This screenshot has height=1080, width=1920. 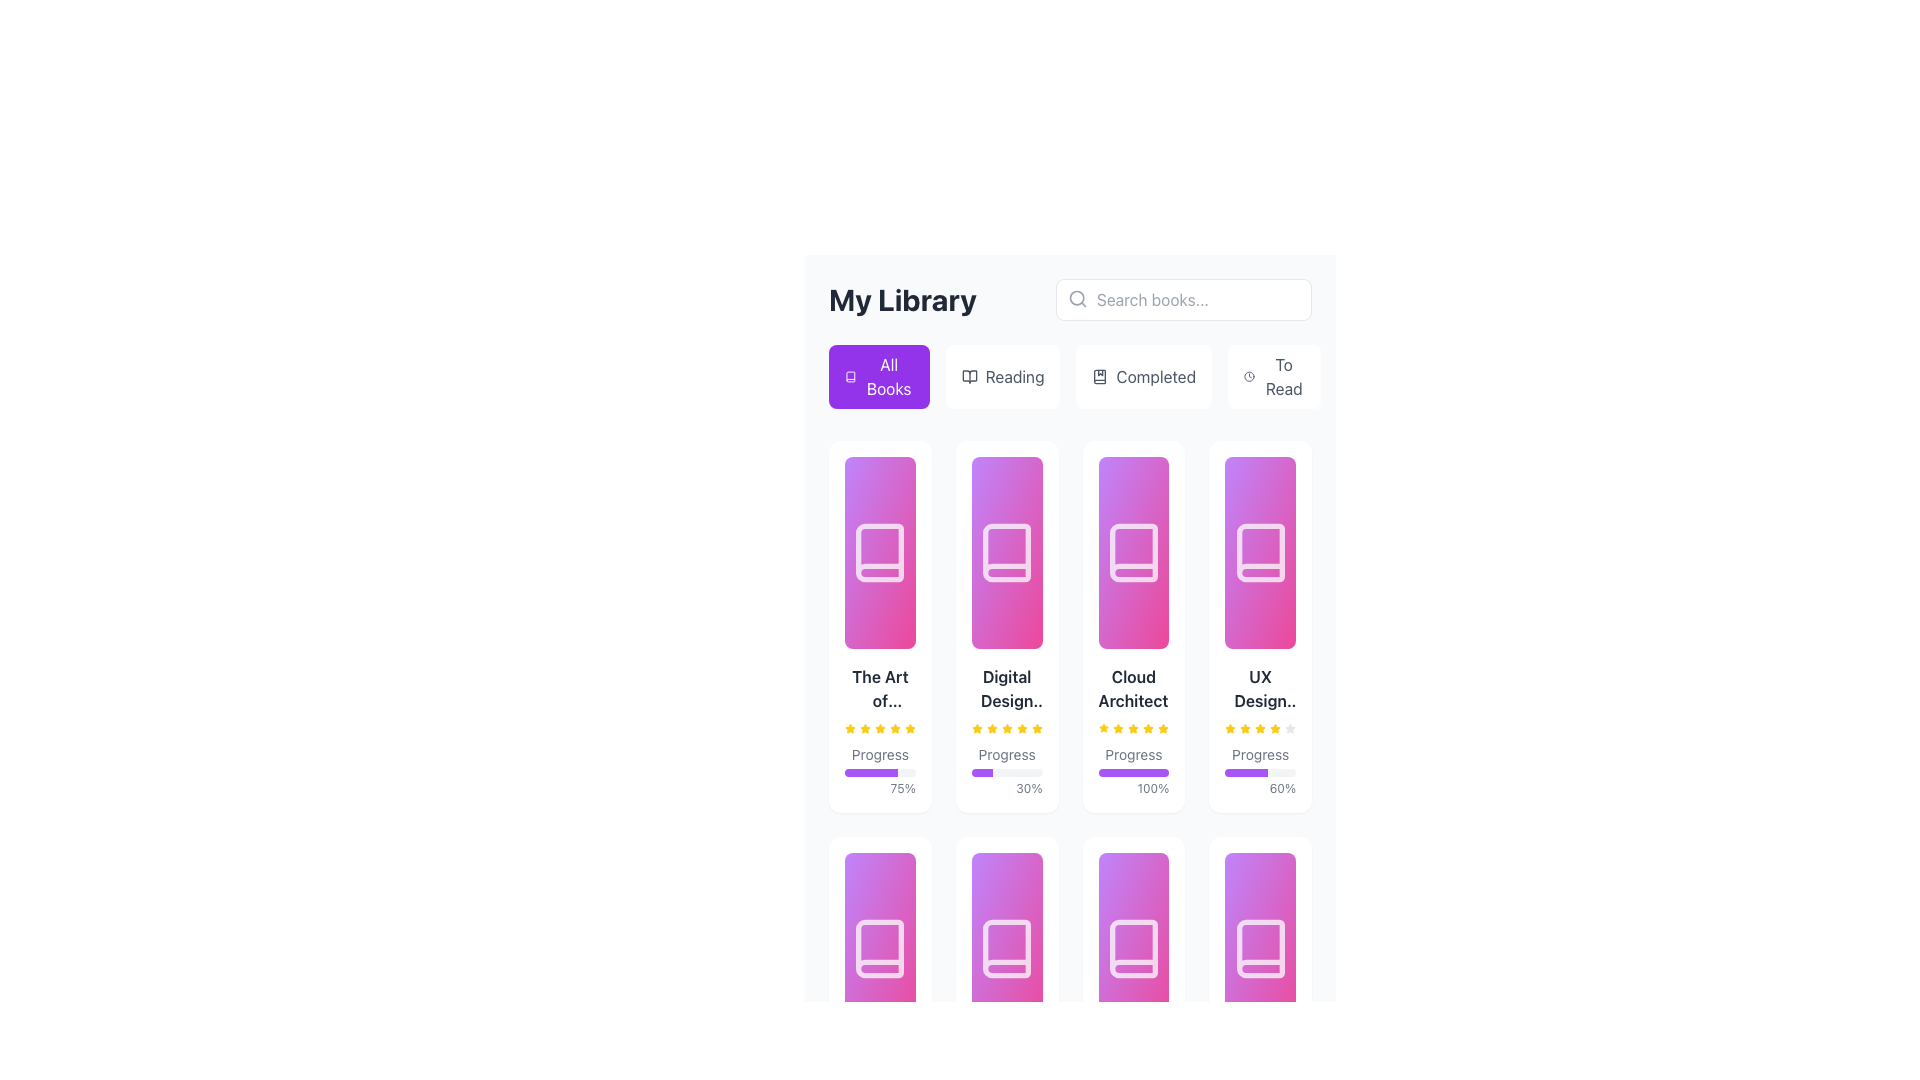 What do you see at coordinates (853, 771) in the screenshot?
I see `progress bar` at bounding box center [853, 771].